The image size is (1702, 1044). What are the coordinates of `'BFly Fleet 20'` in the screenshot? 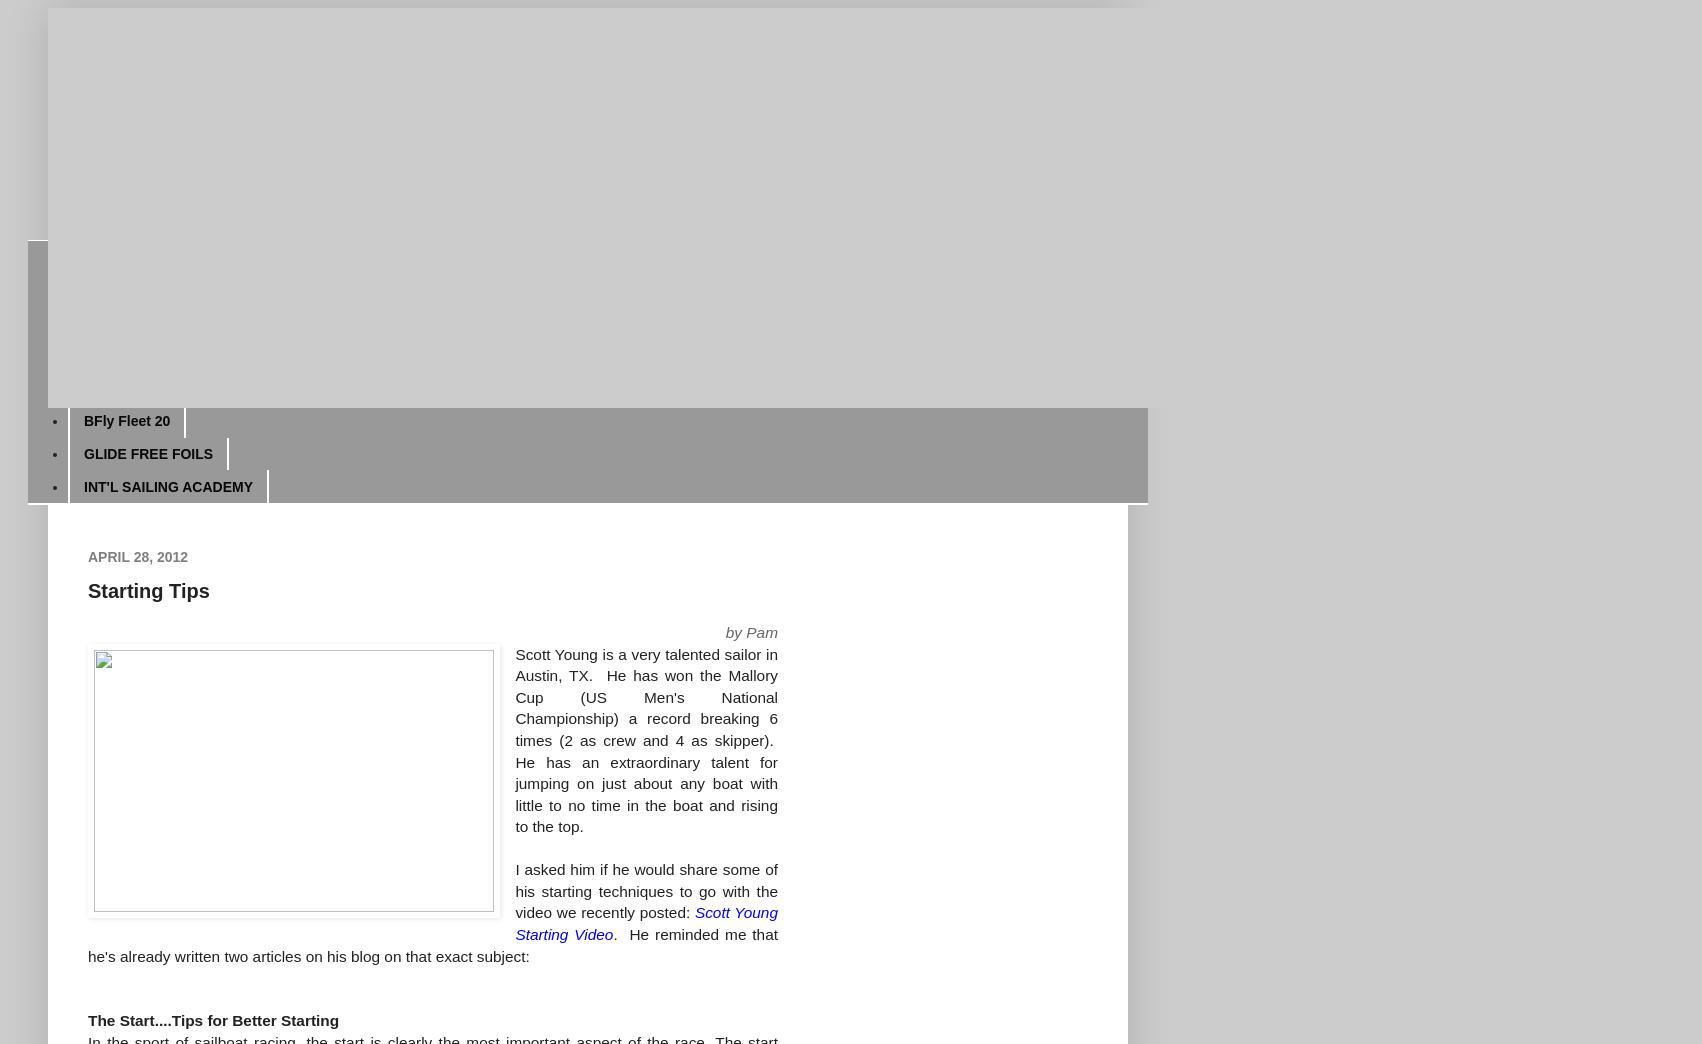 It's located at (126, 420).